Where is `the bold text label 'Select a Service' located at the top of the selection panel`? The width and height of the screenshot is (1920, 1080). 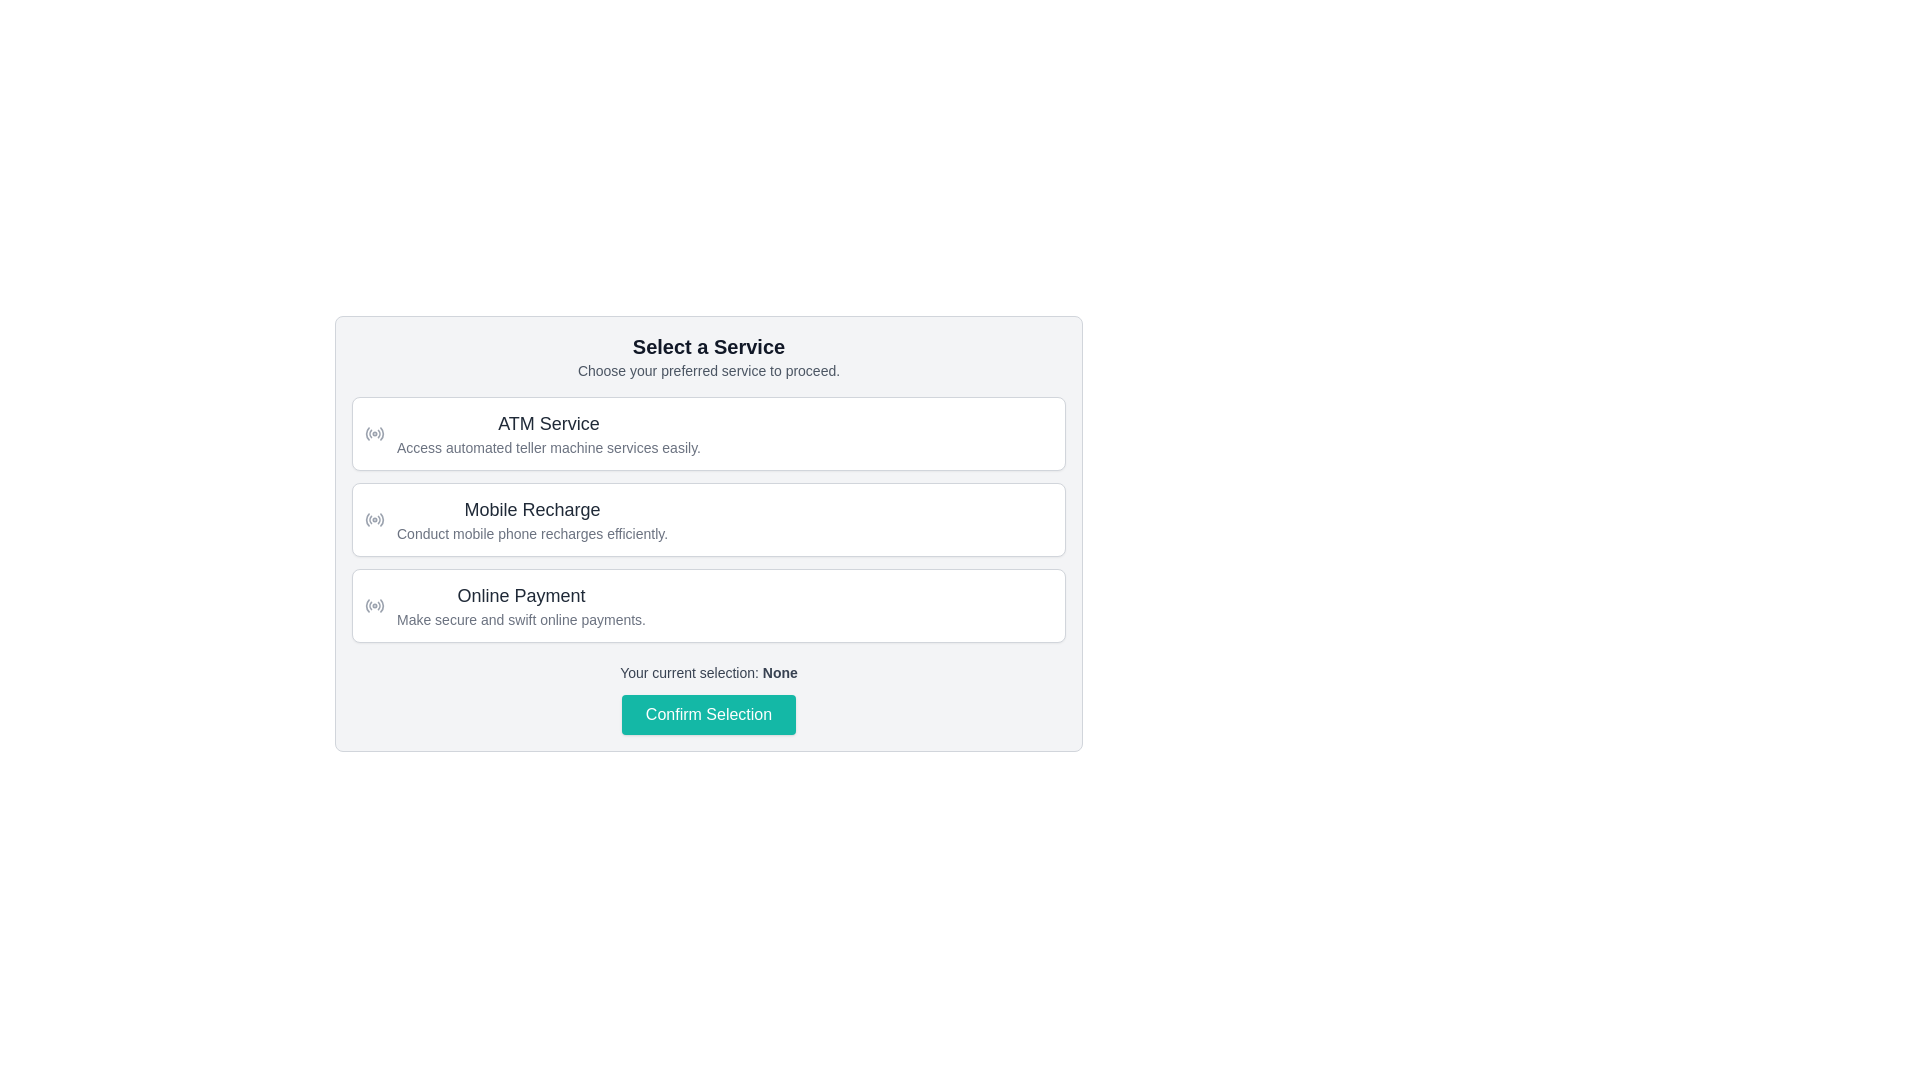 the bold text label 'Select a Service' located at the top of the selection panel is located at coordinates (709, 346).